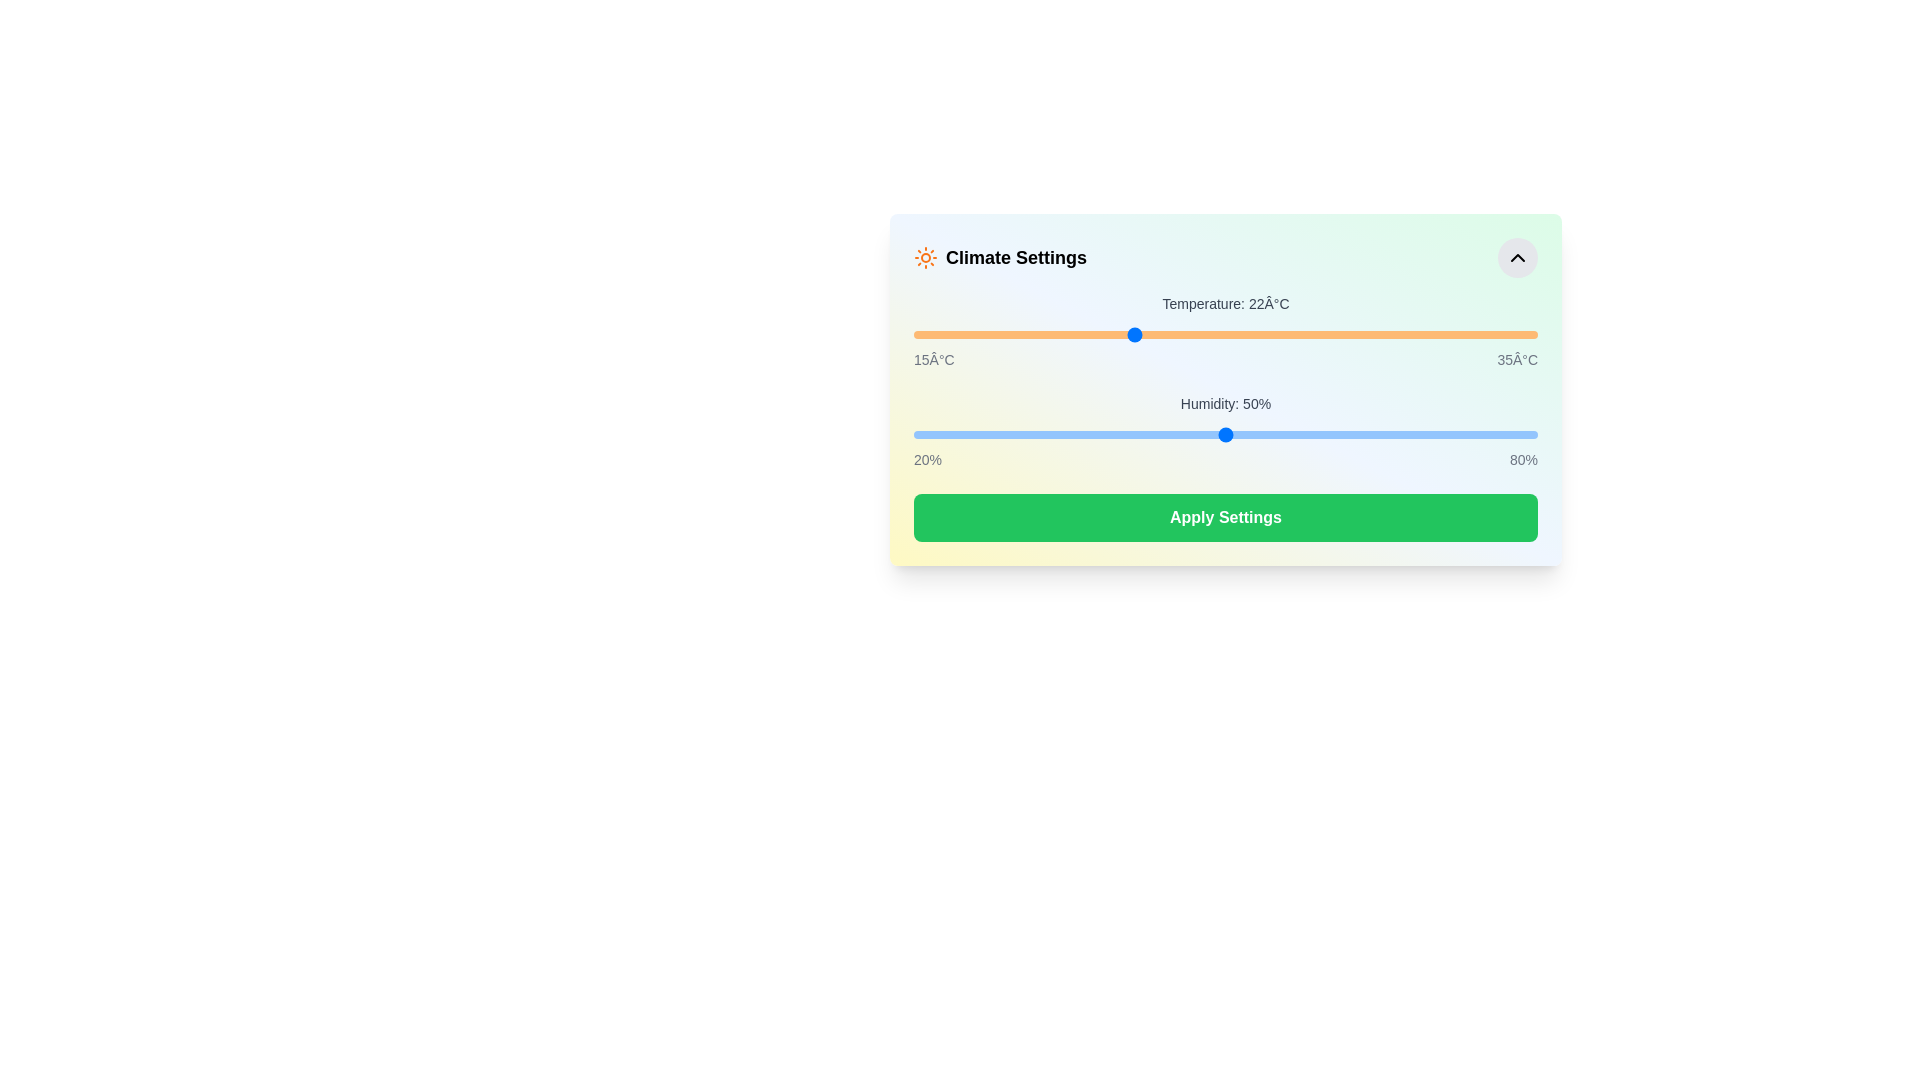 This screenshot has width=1920, height=1080. I want to click on the range slider located below the text 'Humidity: 50%' and above the labels '20%' and '80%', so click(1224, 434).